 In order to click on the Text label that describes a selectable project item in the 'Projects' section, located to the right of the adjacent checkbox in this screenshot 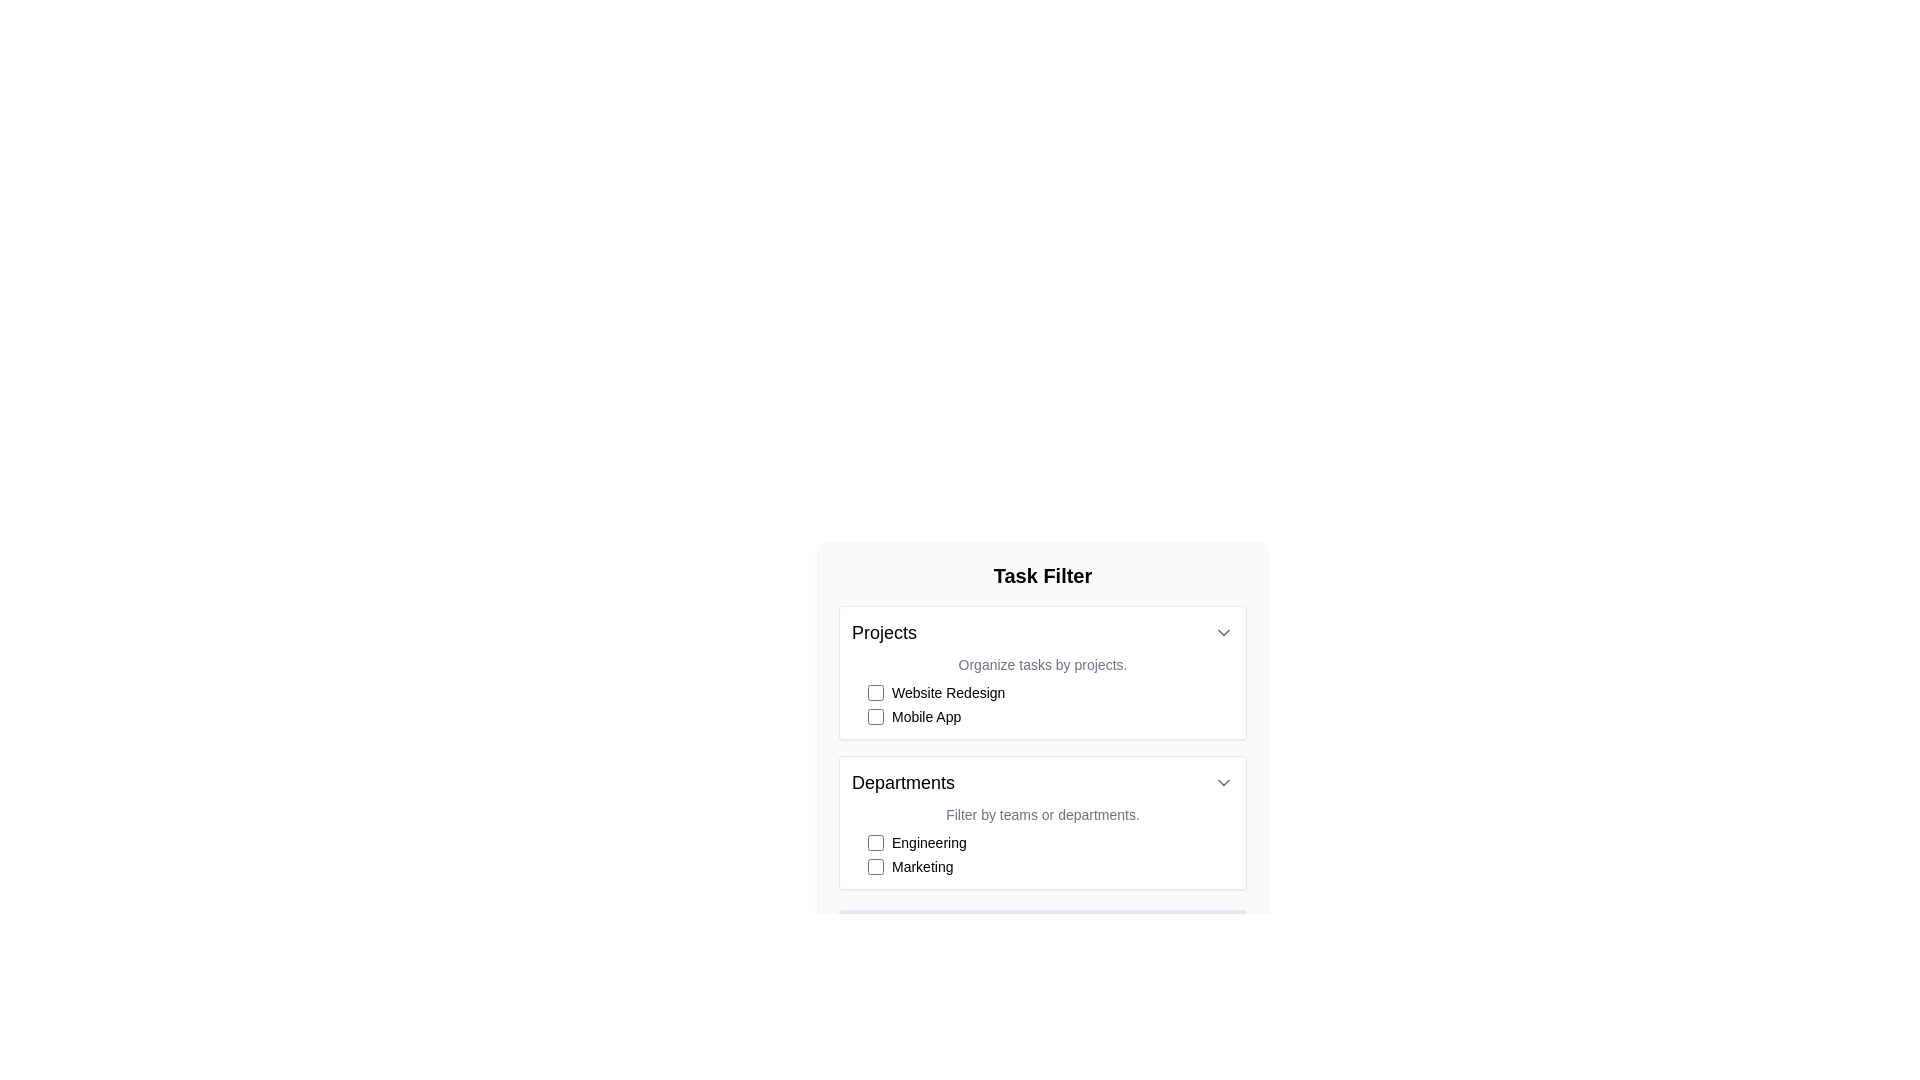, I will do `click(947, 692)`.